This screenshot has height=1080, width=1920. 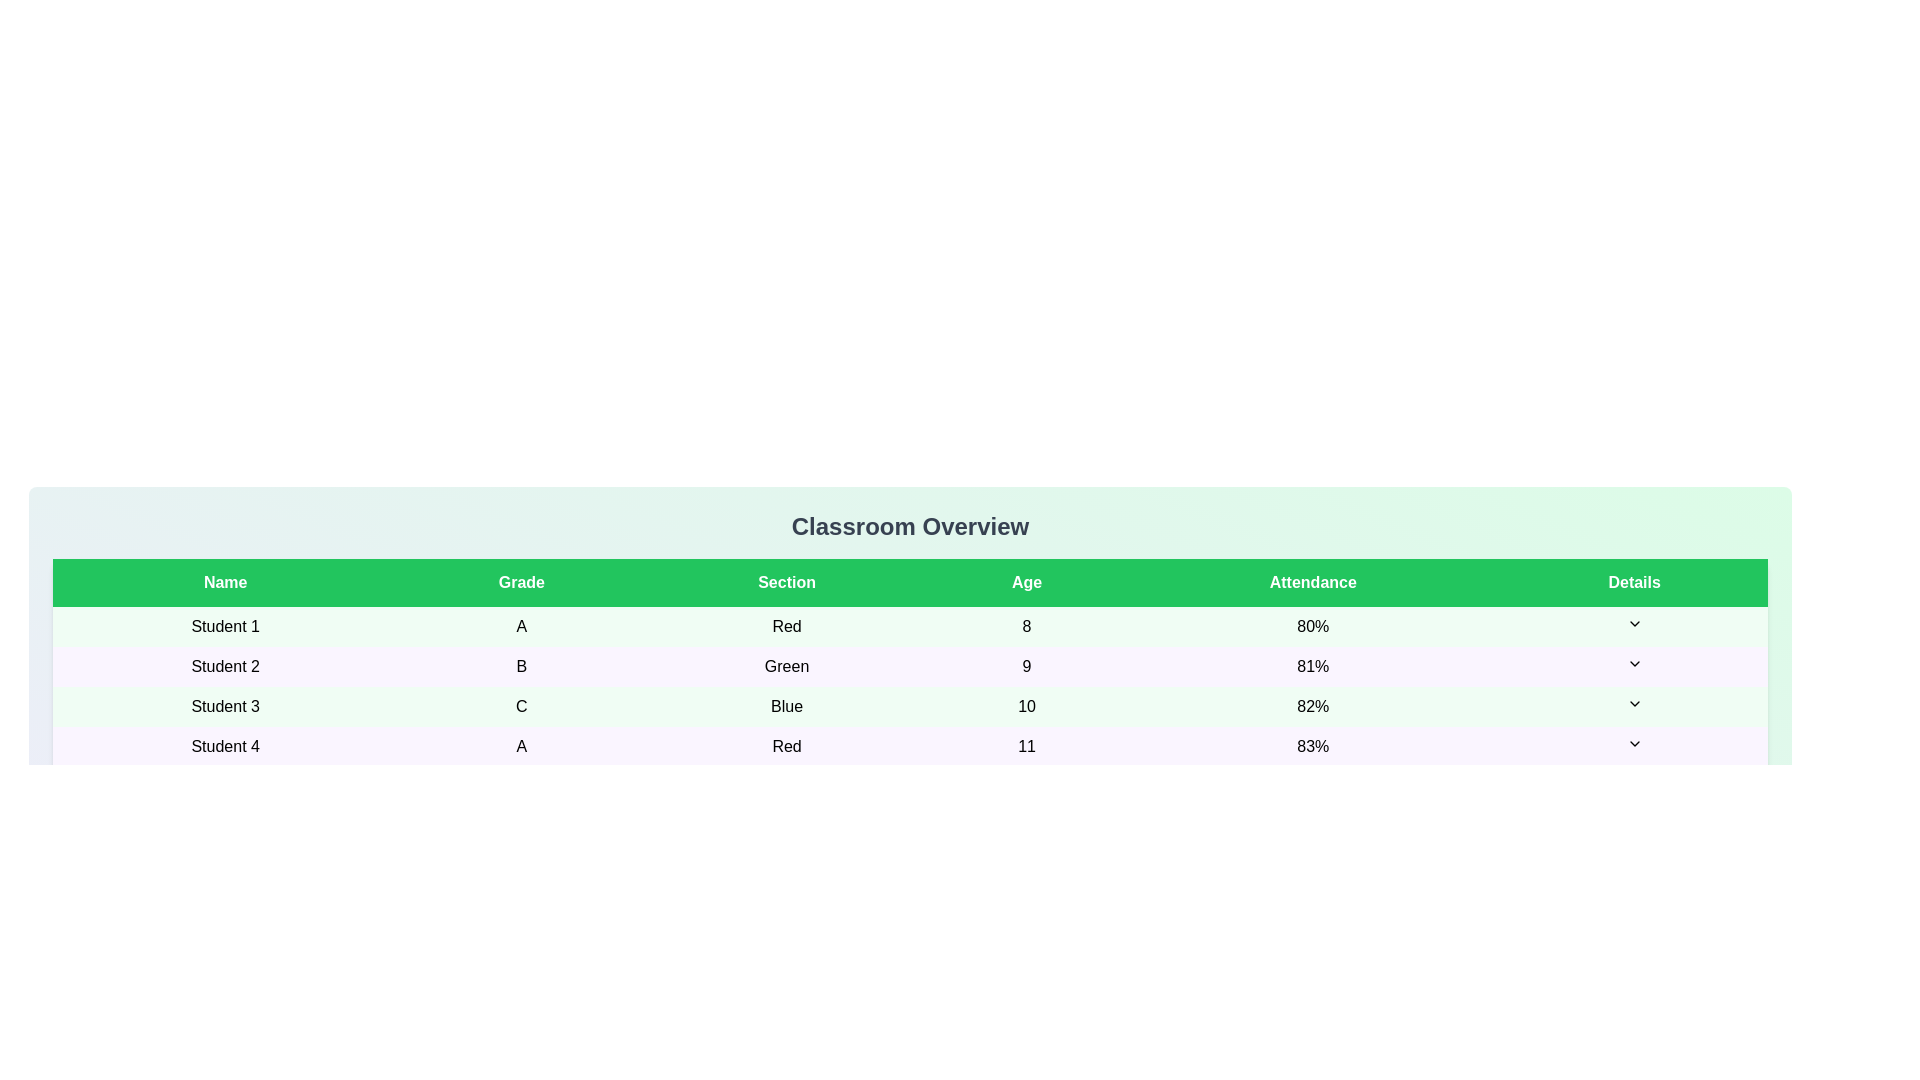 I want to click on the header Section to sort the table by that column, so click(x=786, y=582).